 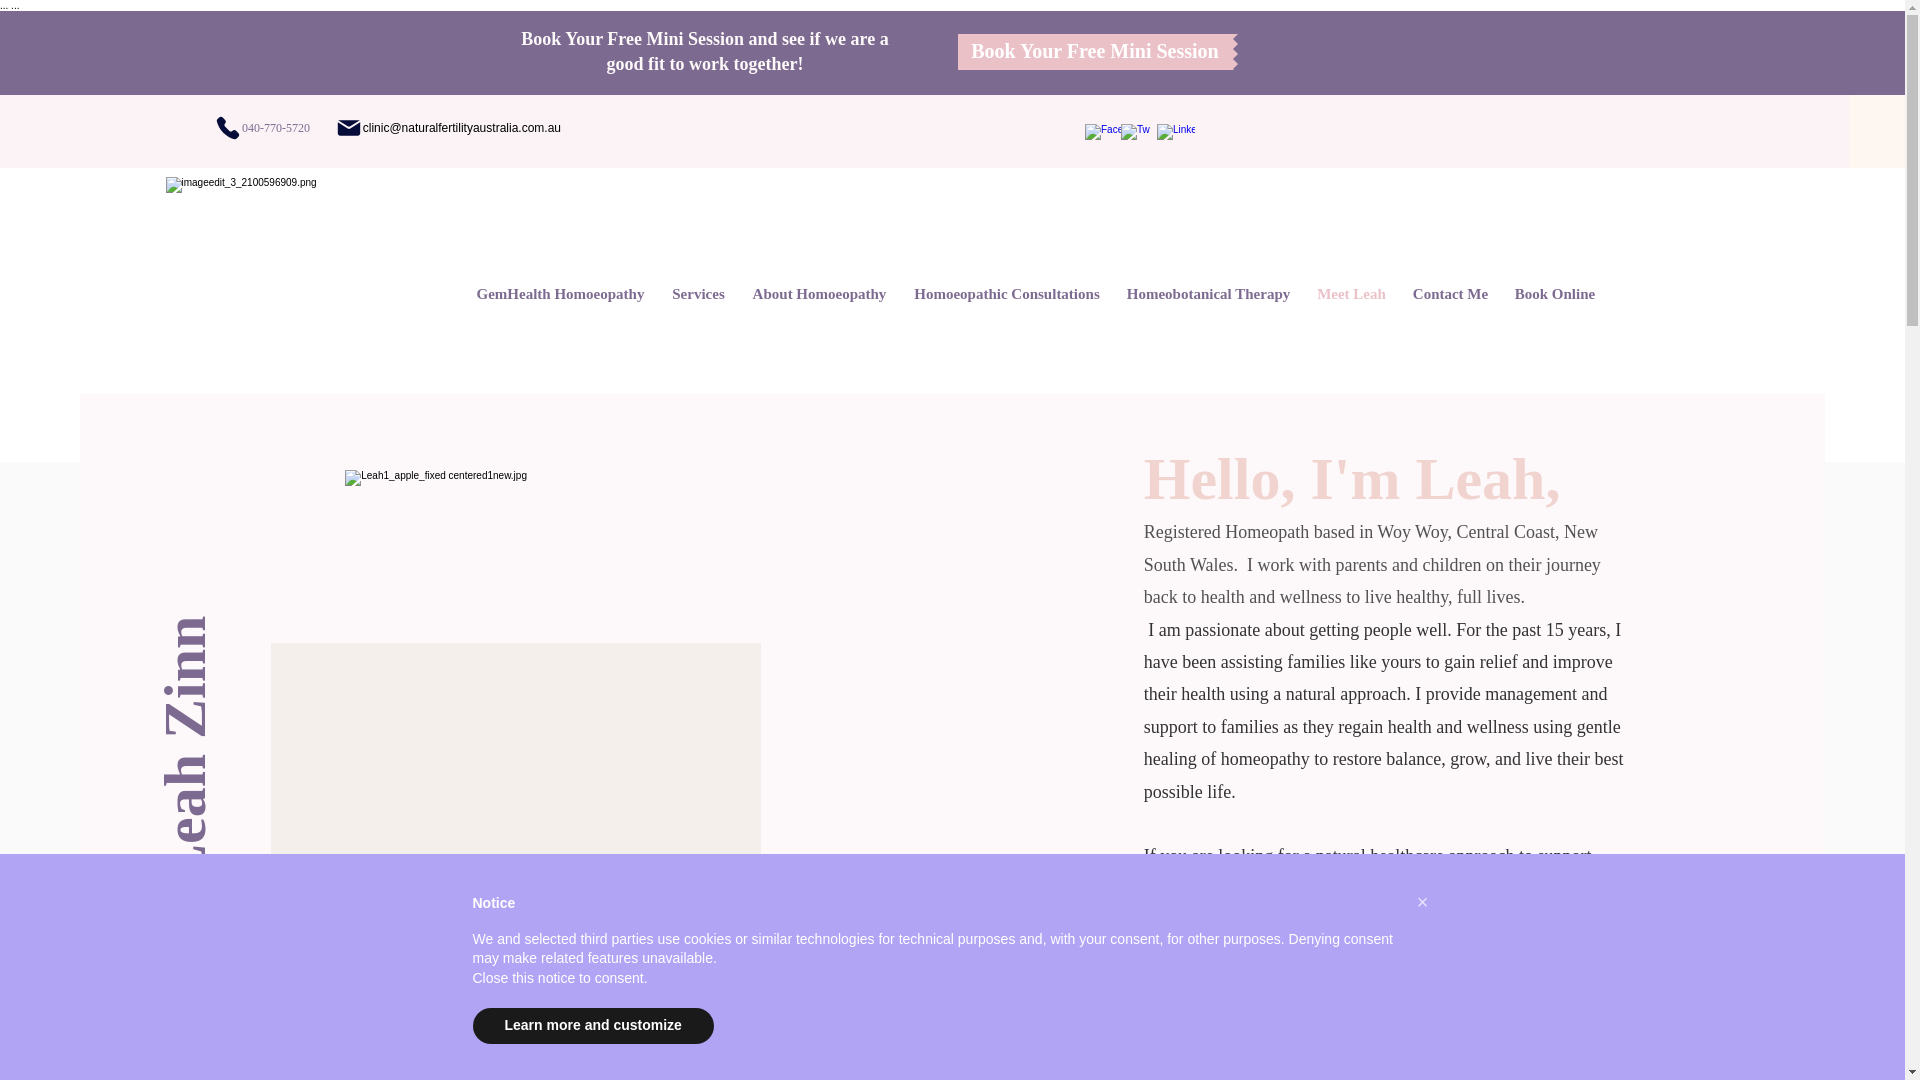 What do you see at coordinates (1006, 293) in the screenshot?
I see `'Homoeopathic Consultations'` at bounding box center [1006, 293].